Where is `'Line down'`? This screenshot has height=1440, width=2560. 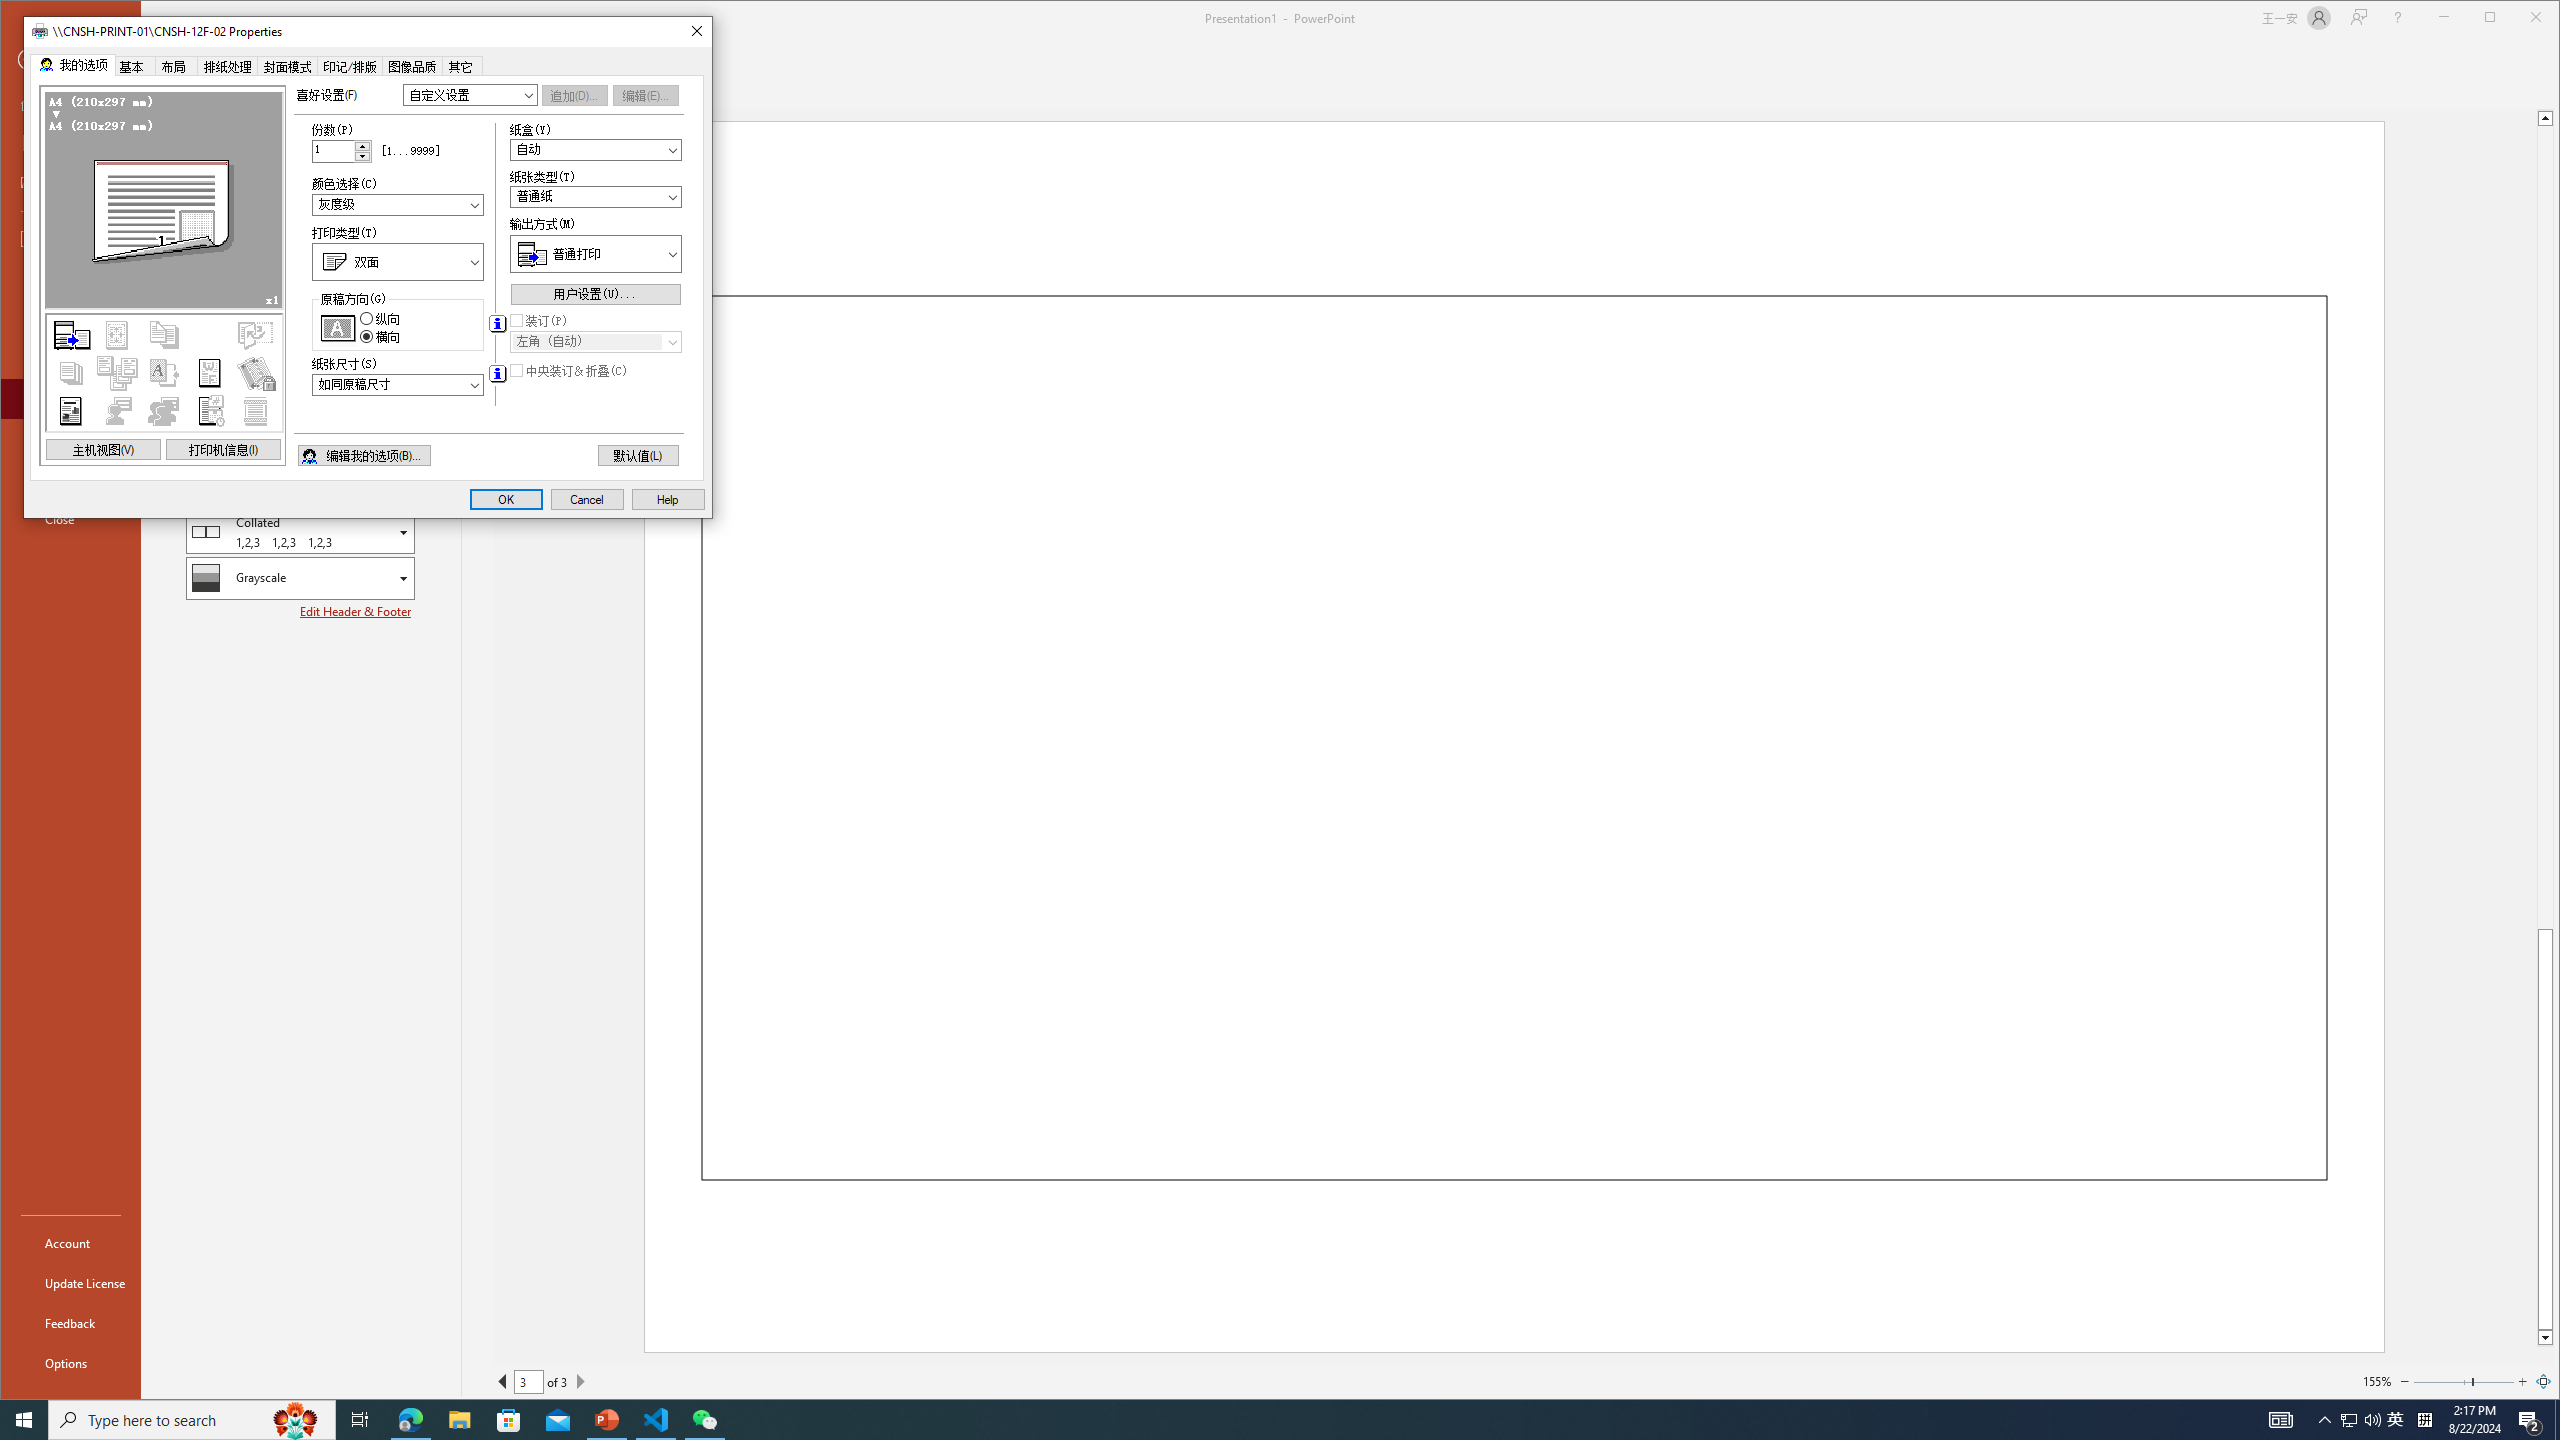 'Line down' is located at coordinates (2544, 1337).